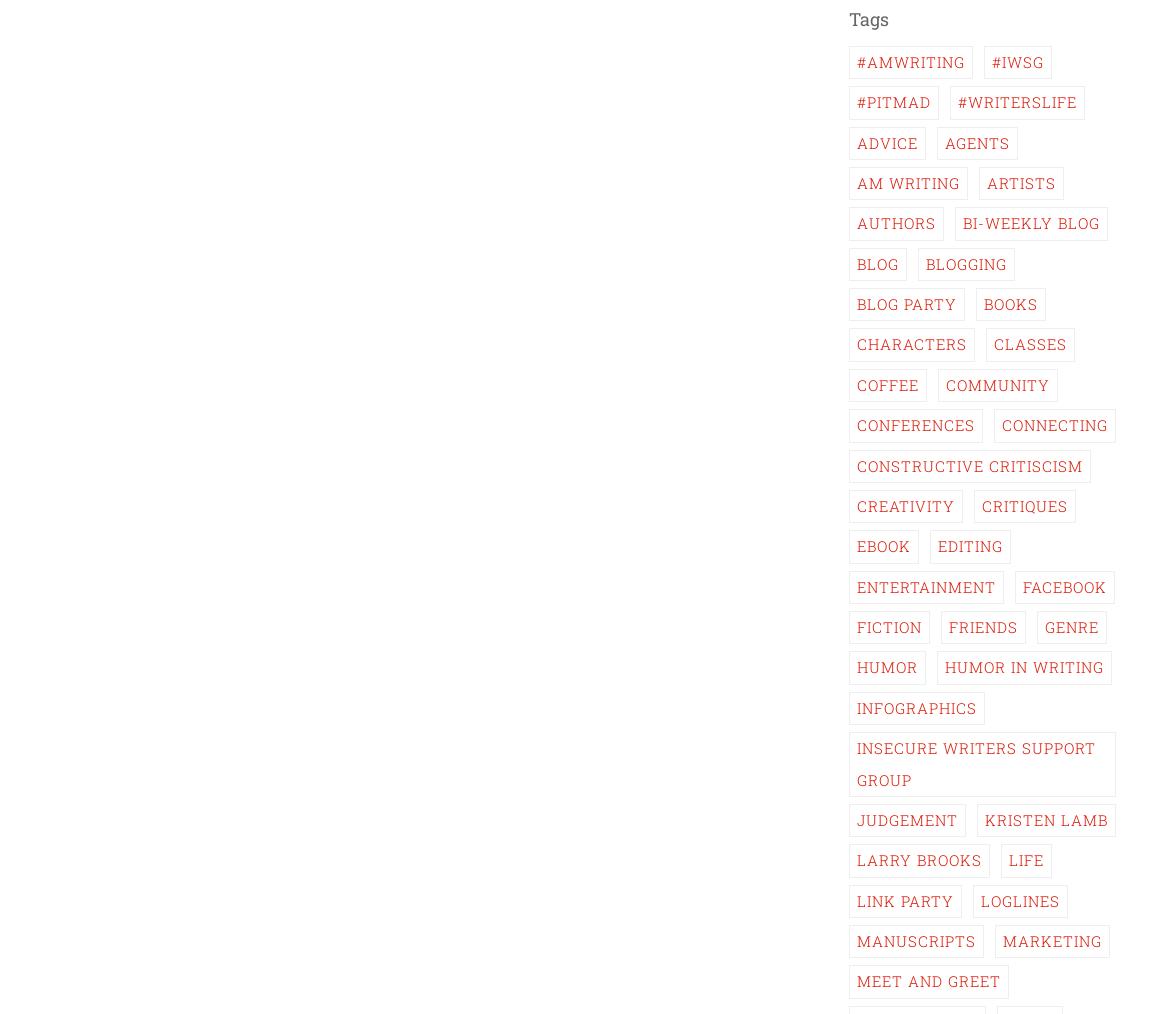 The image size is (1150, 1014). Describe the element at coordinates (1026, 858) in the screenshot. I see `'Life'` at that location.